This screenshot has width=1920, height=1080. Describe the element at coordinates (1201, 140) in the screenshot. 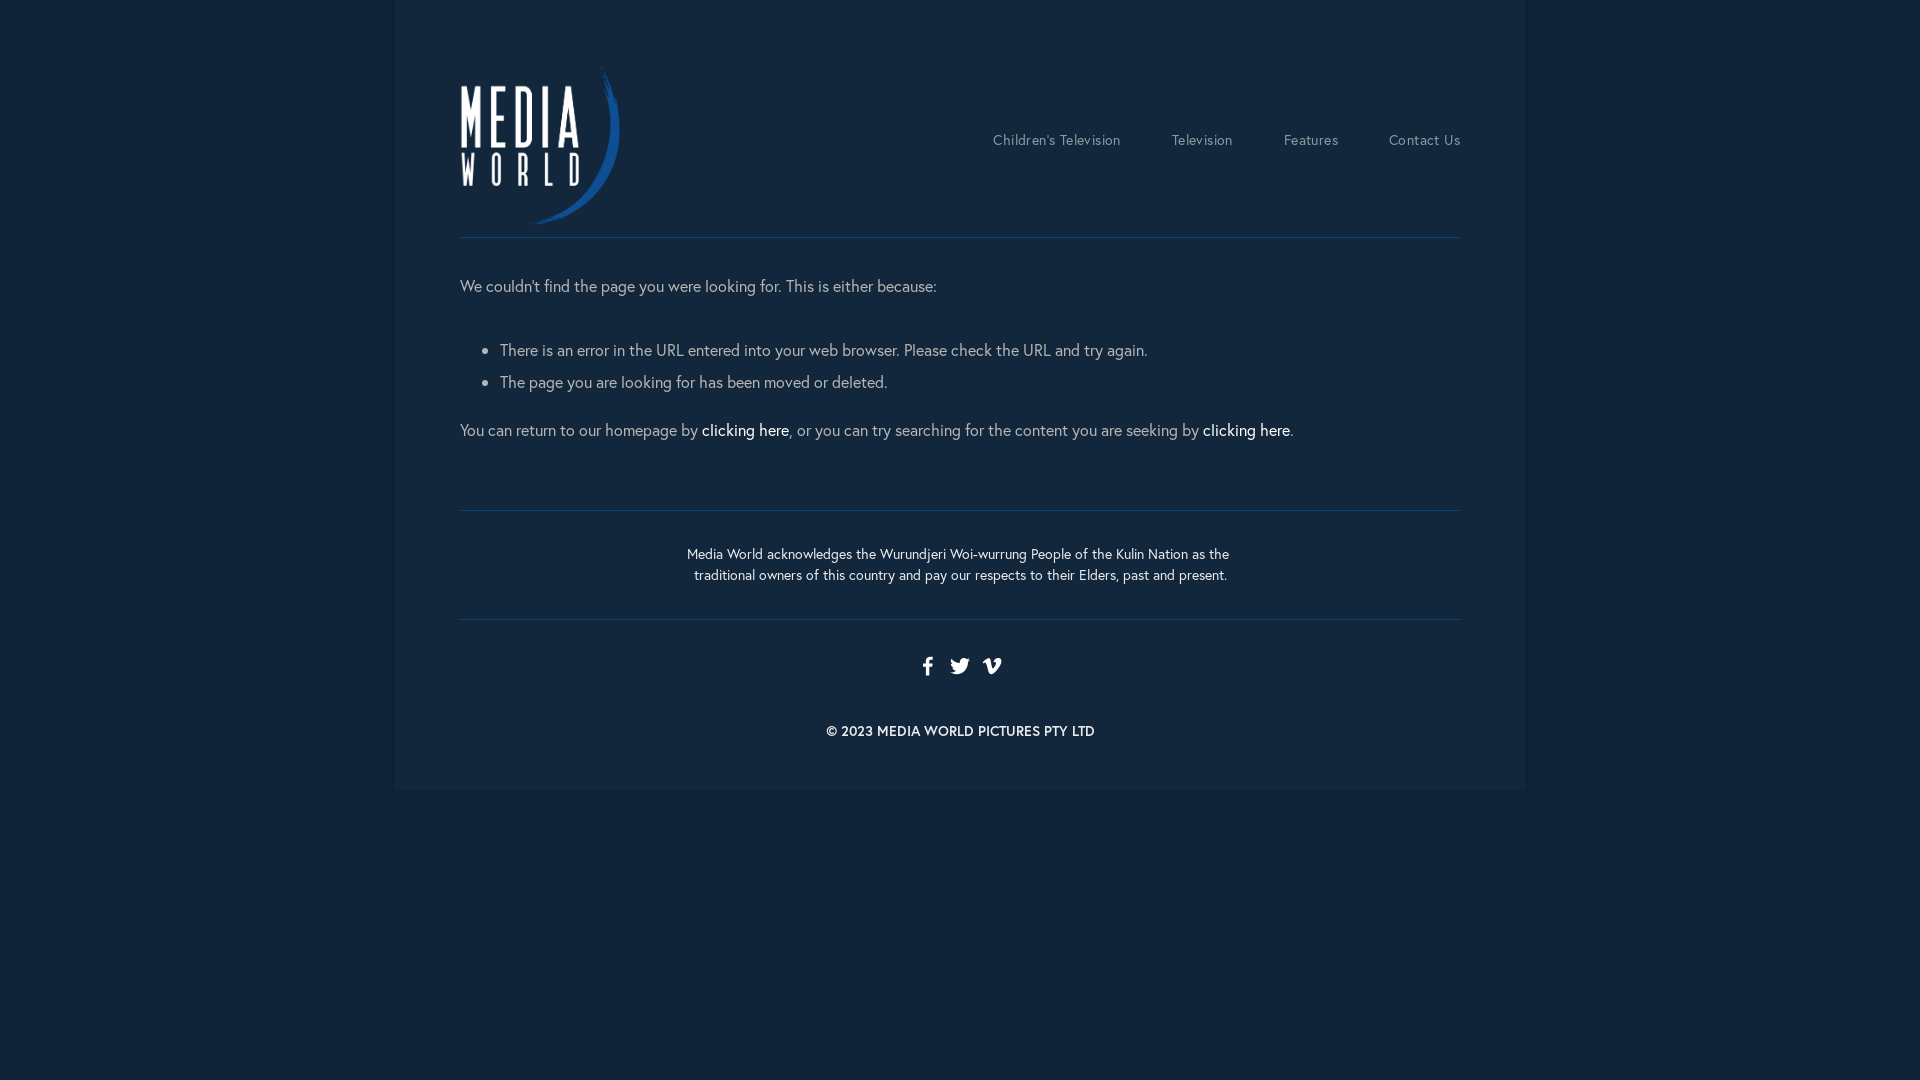

I see `'Television'` at that location.